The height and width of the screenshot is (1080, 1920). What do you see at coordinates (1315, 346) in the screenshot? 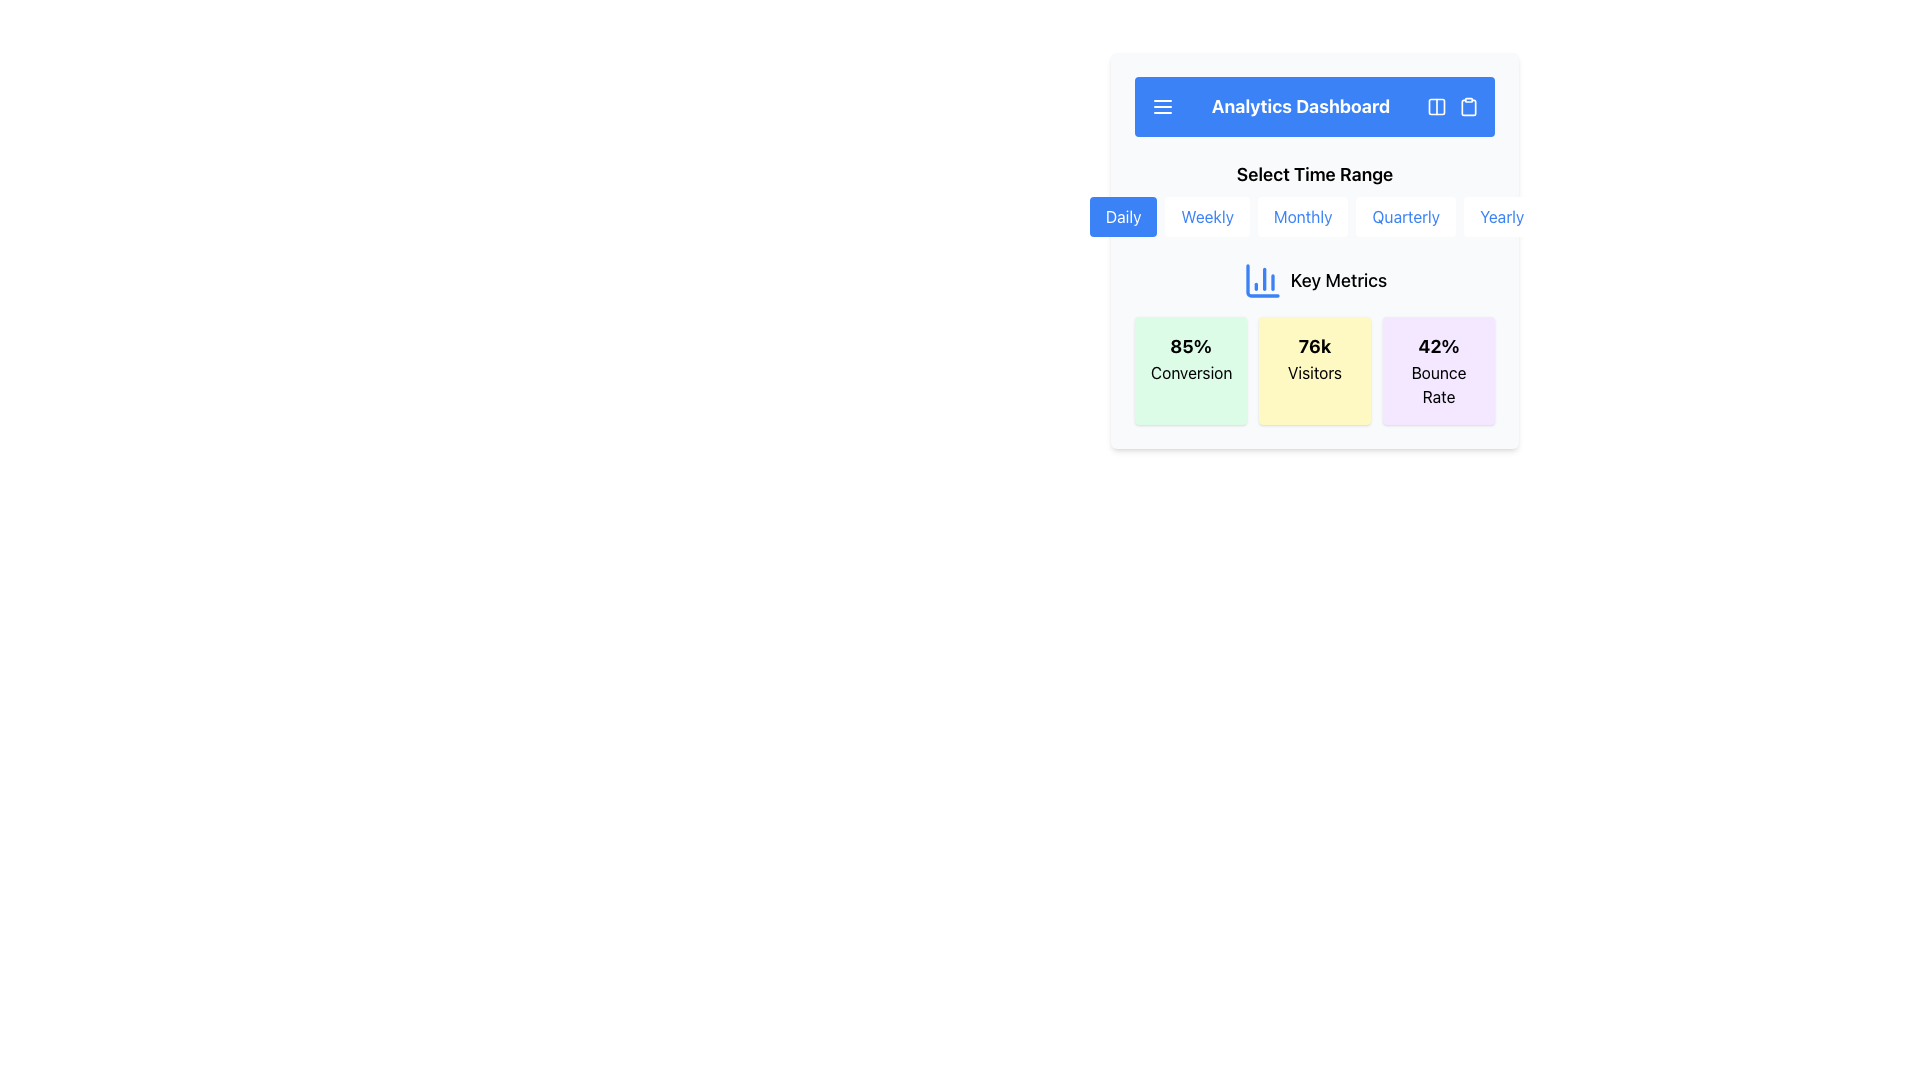
I see `the textual display that shows the number of visitors, represented by '76k', located within the yellow rounded rectangle labeled 'Visitors'` at bounding box center [1315, 346].